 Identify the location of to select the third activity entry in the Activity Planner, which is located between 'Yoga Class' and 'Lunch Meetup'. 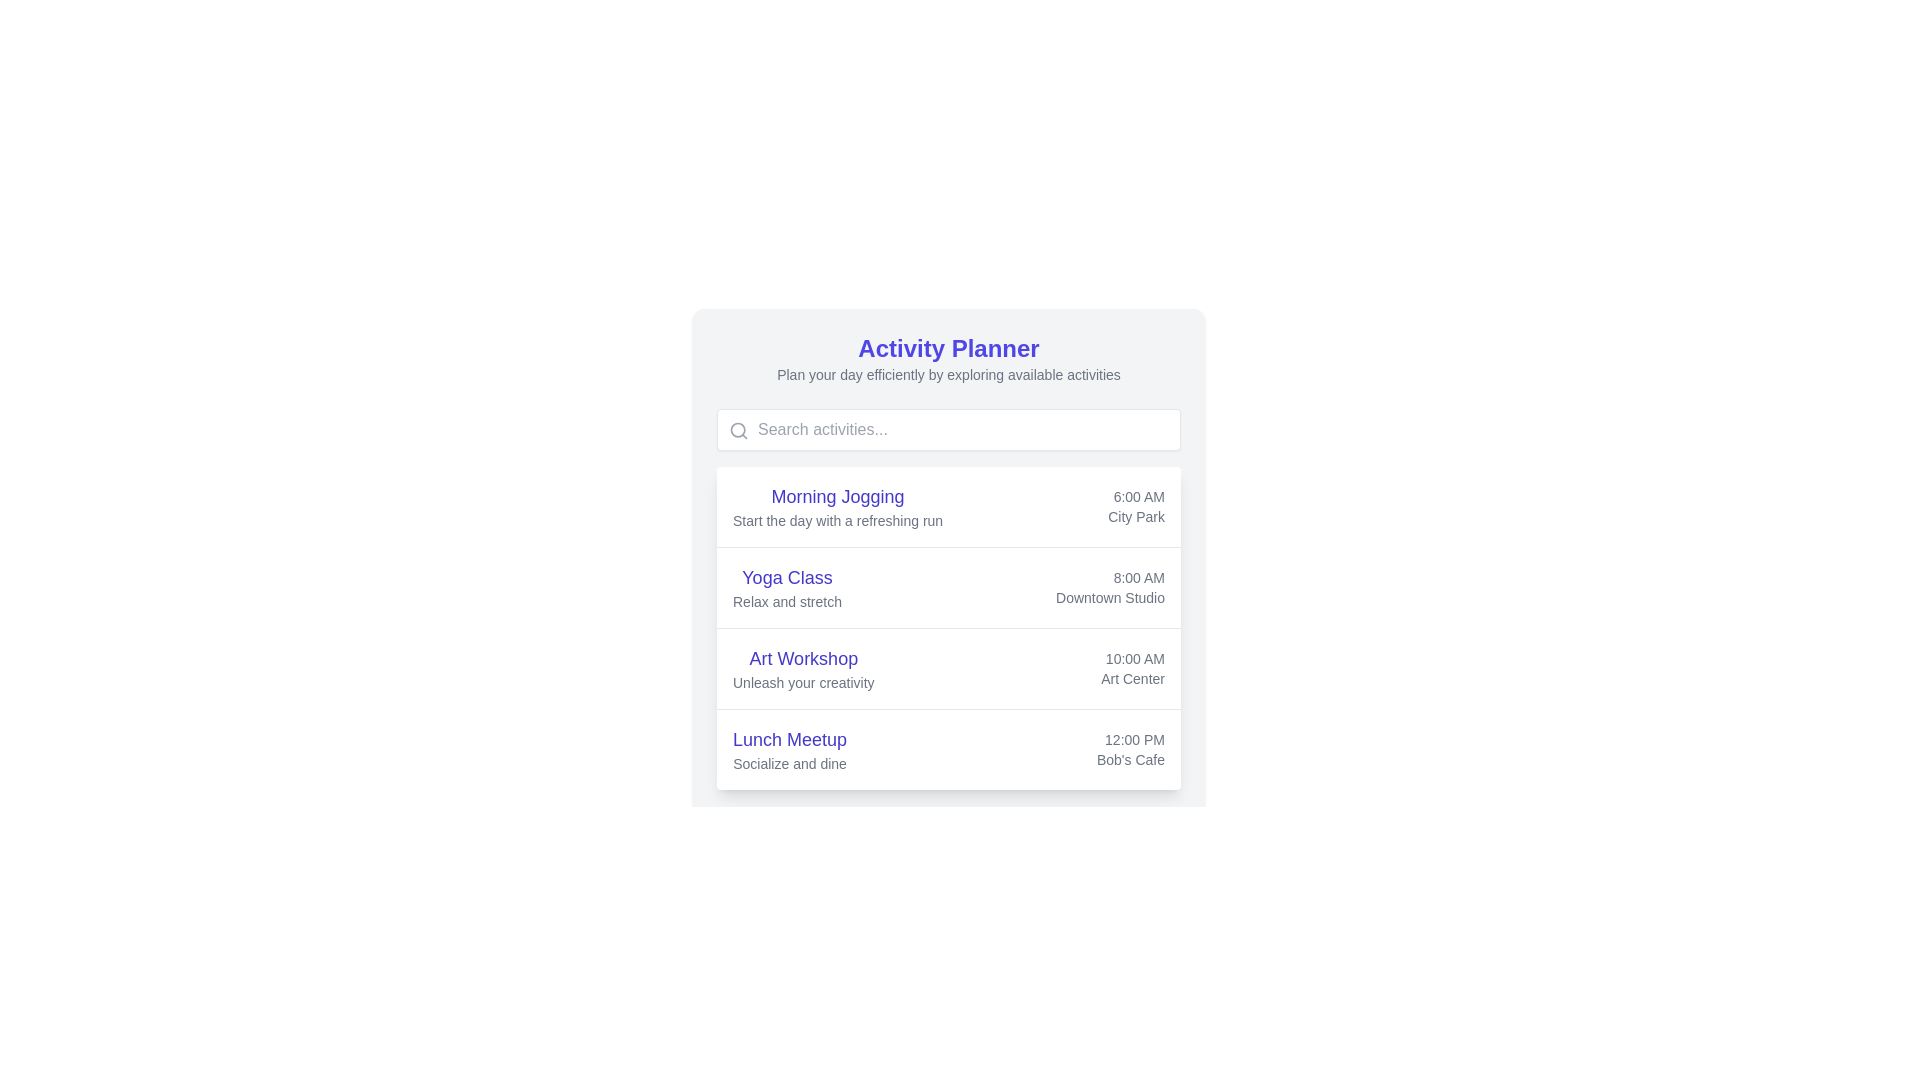
(948, 667).